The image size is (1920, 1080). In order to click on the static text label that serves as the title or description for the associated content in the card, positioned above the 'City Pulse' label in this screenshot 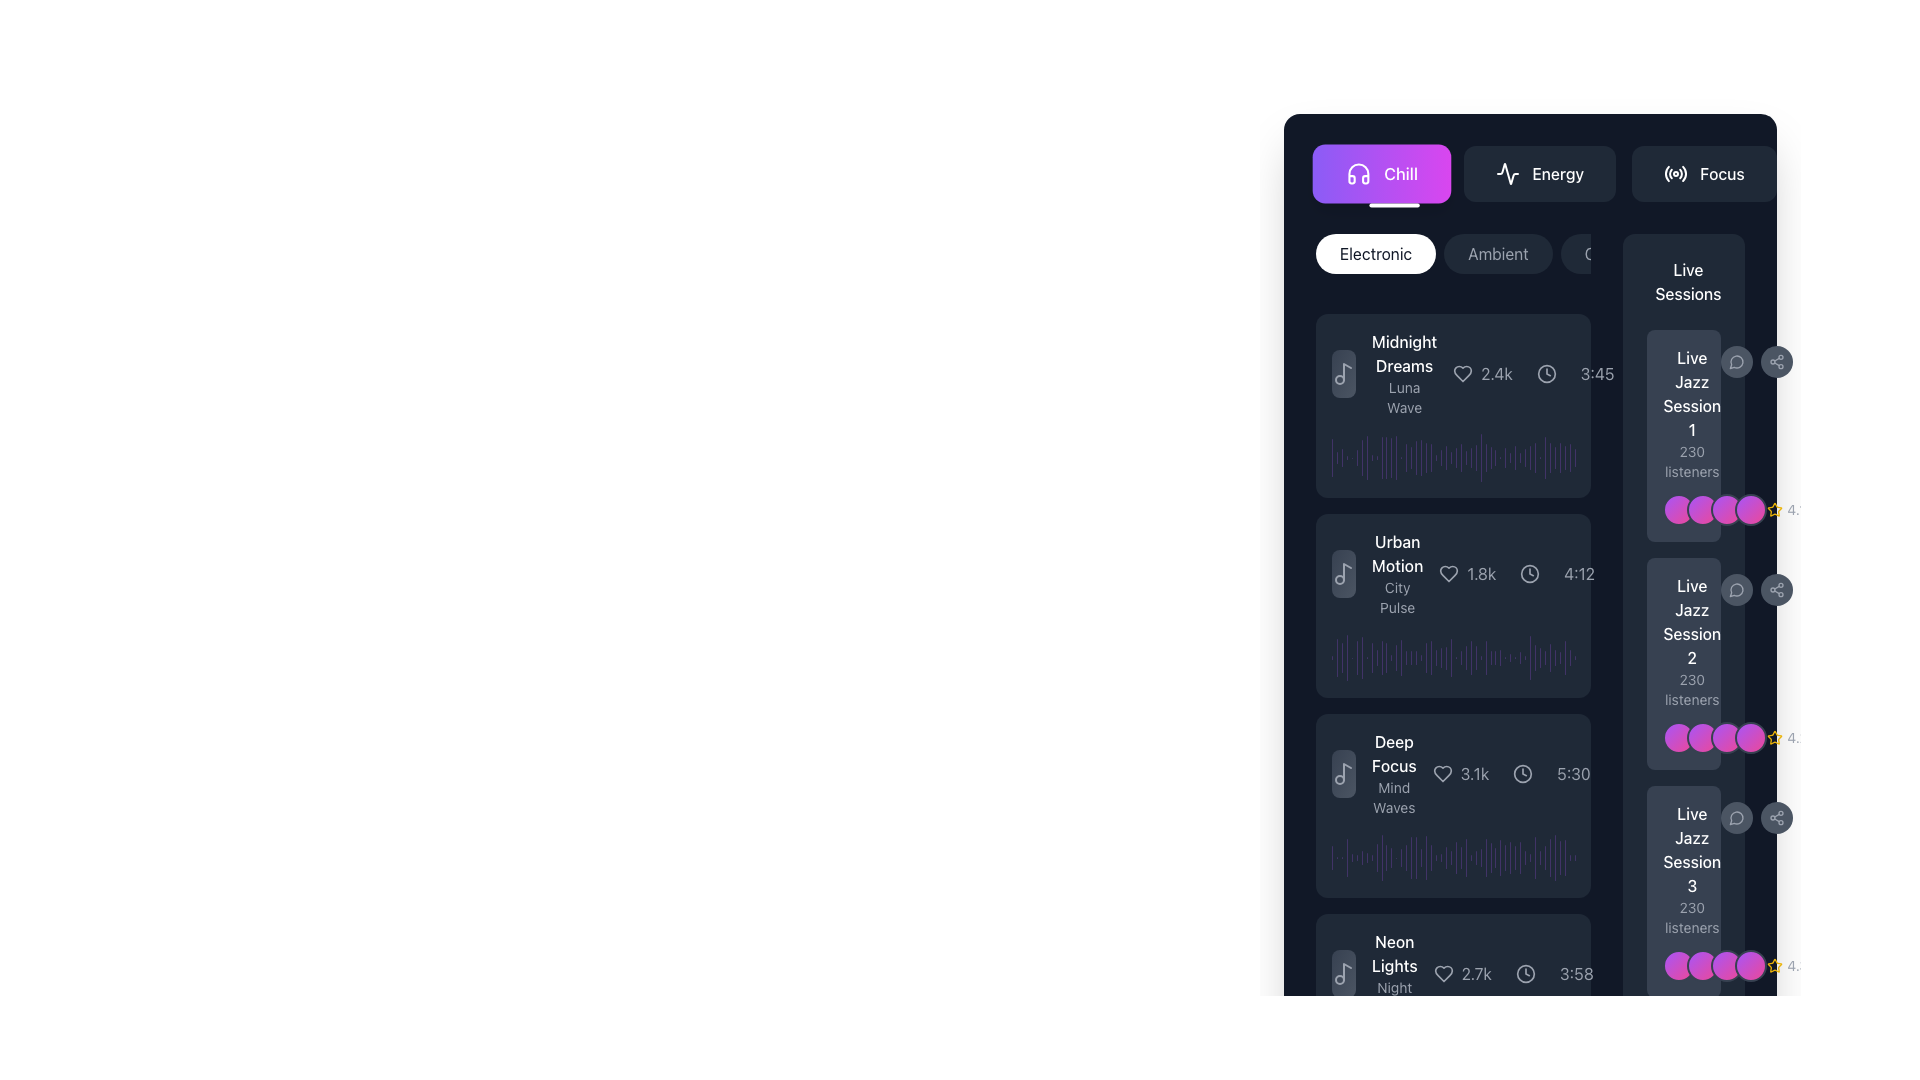, I will do `click(1396, 554)`.